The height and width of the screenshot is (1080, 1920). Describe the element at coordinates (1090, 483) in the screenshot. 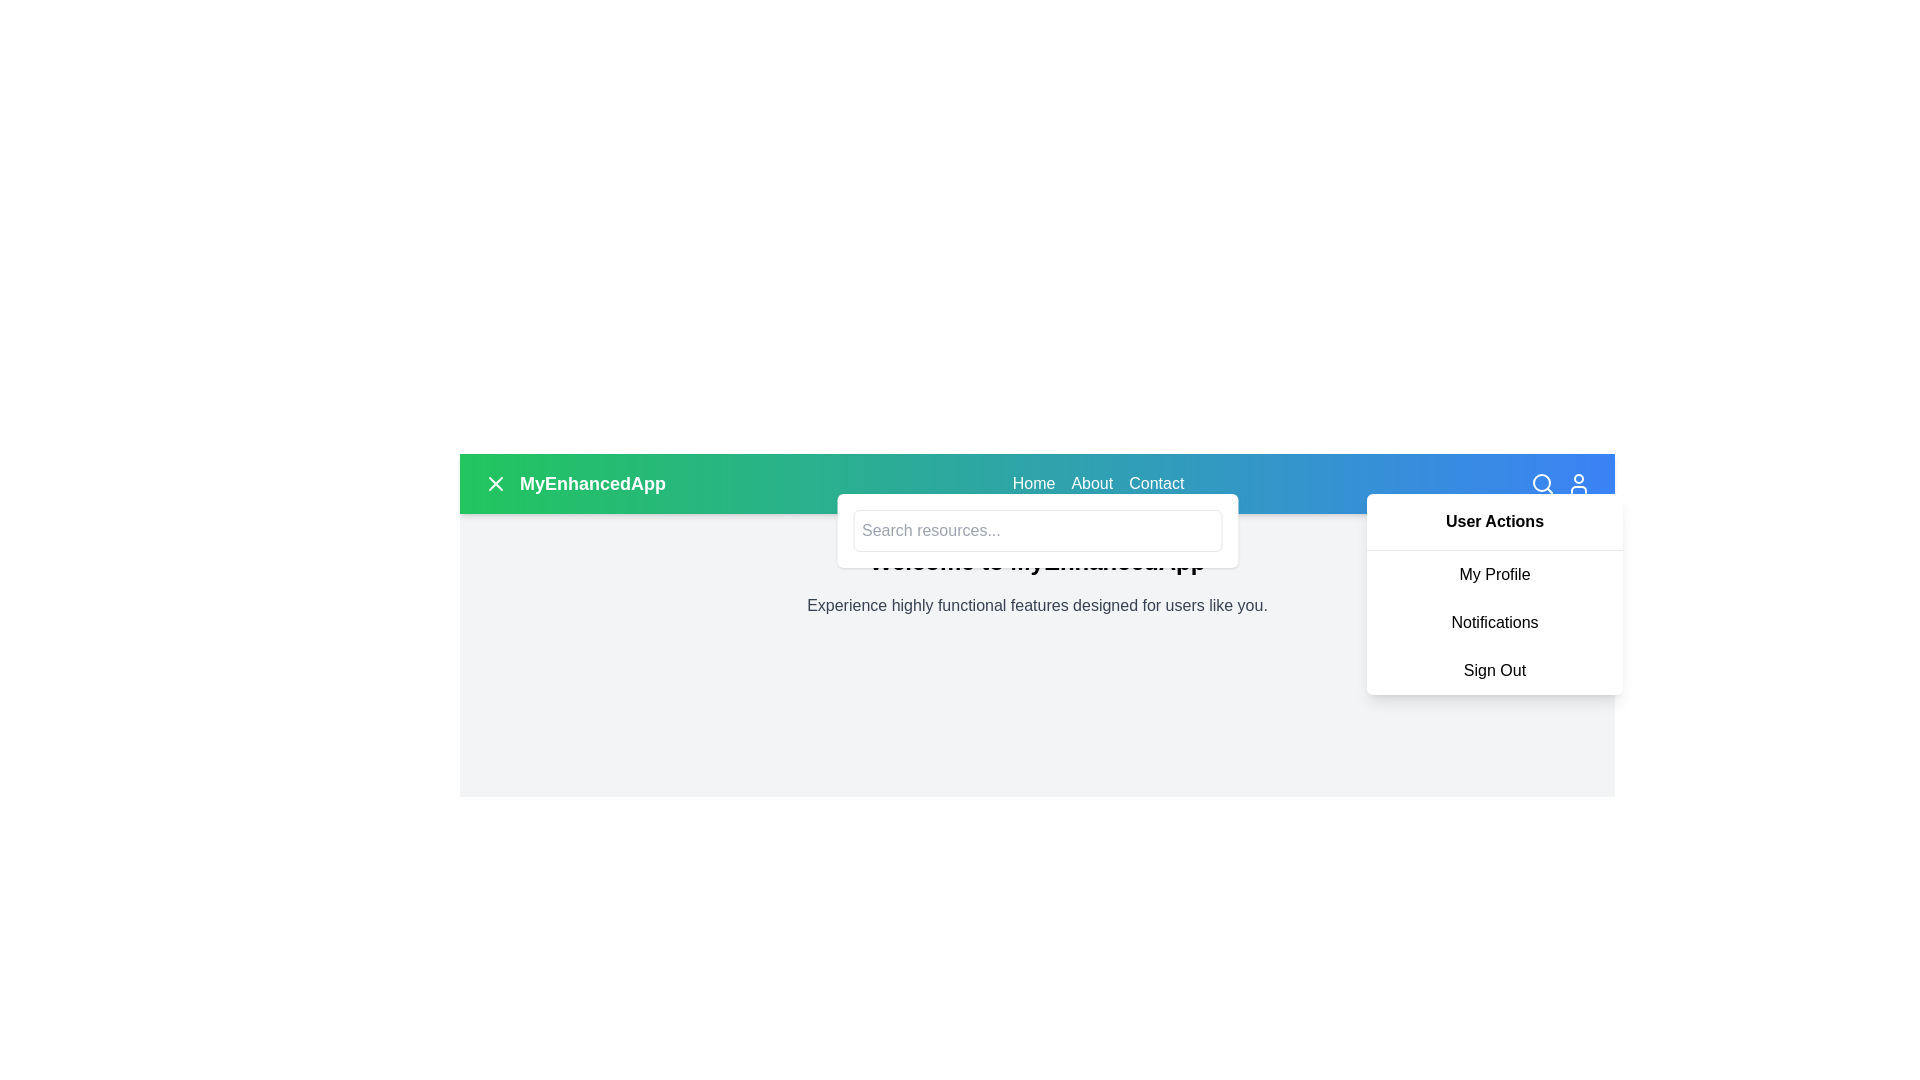

I see `the 'About' hyperlink located in the header navigation bar at the upper center of the page` at that location.